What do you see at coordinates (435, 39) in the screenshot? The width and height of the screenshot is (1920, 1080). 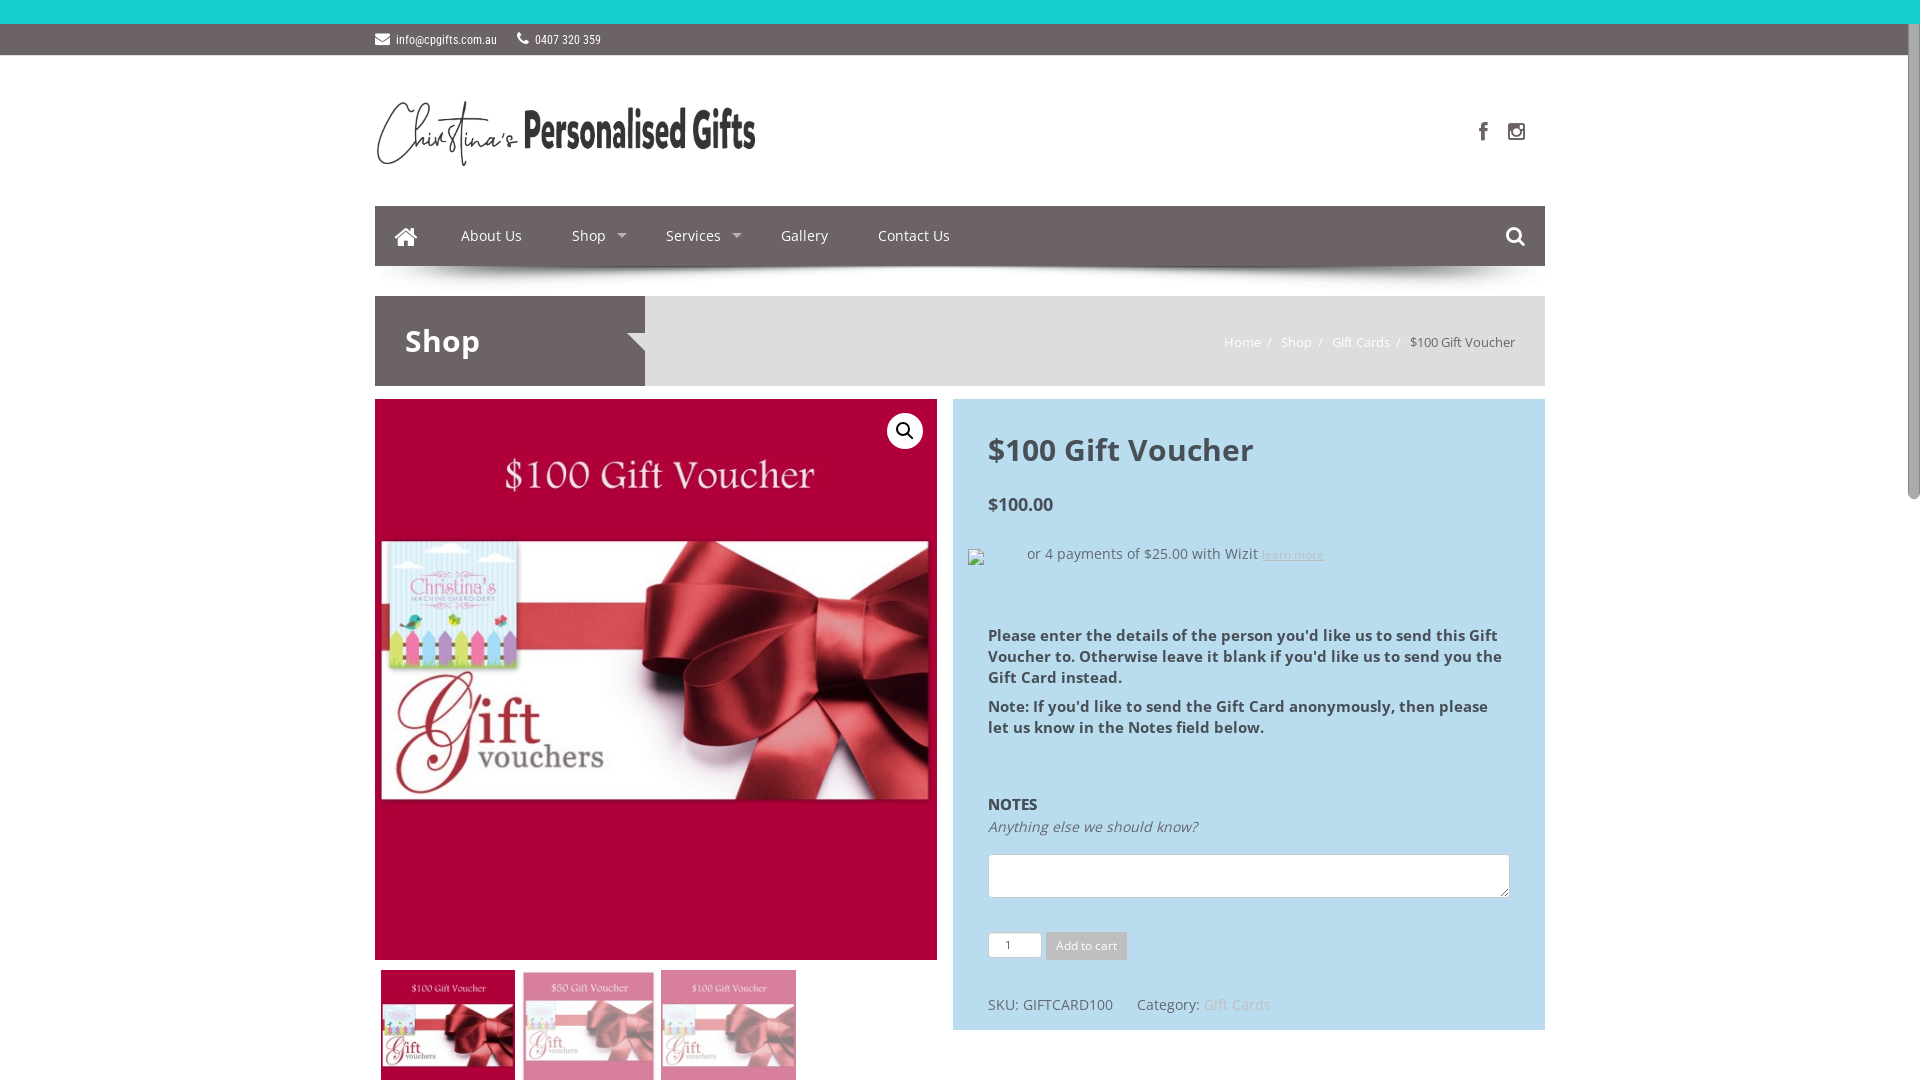 I see `'  info@cpgifts.com.au'` at bounding box center [435, 39].